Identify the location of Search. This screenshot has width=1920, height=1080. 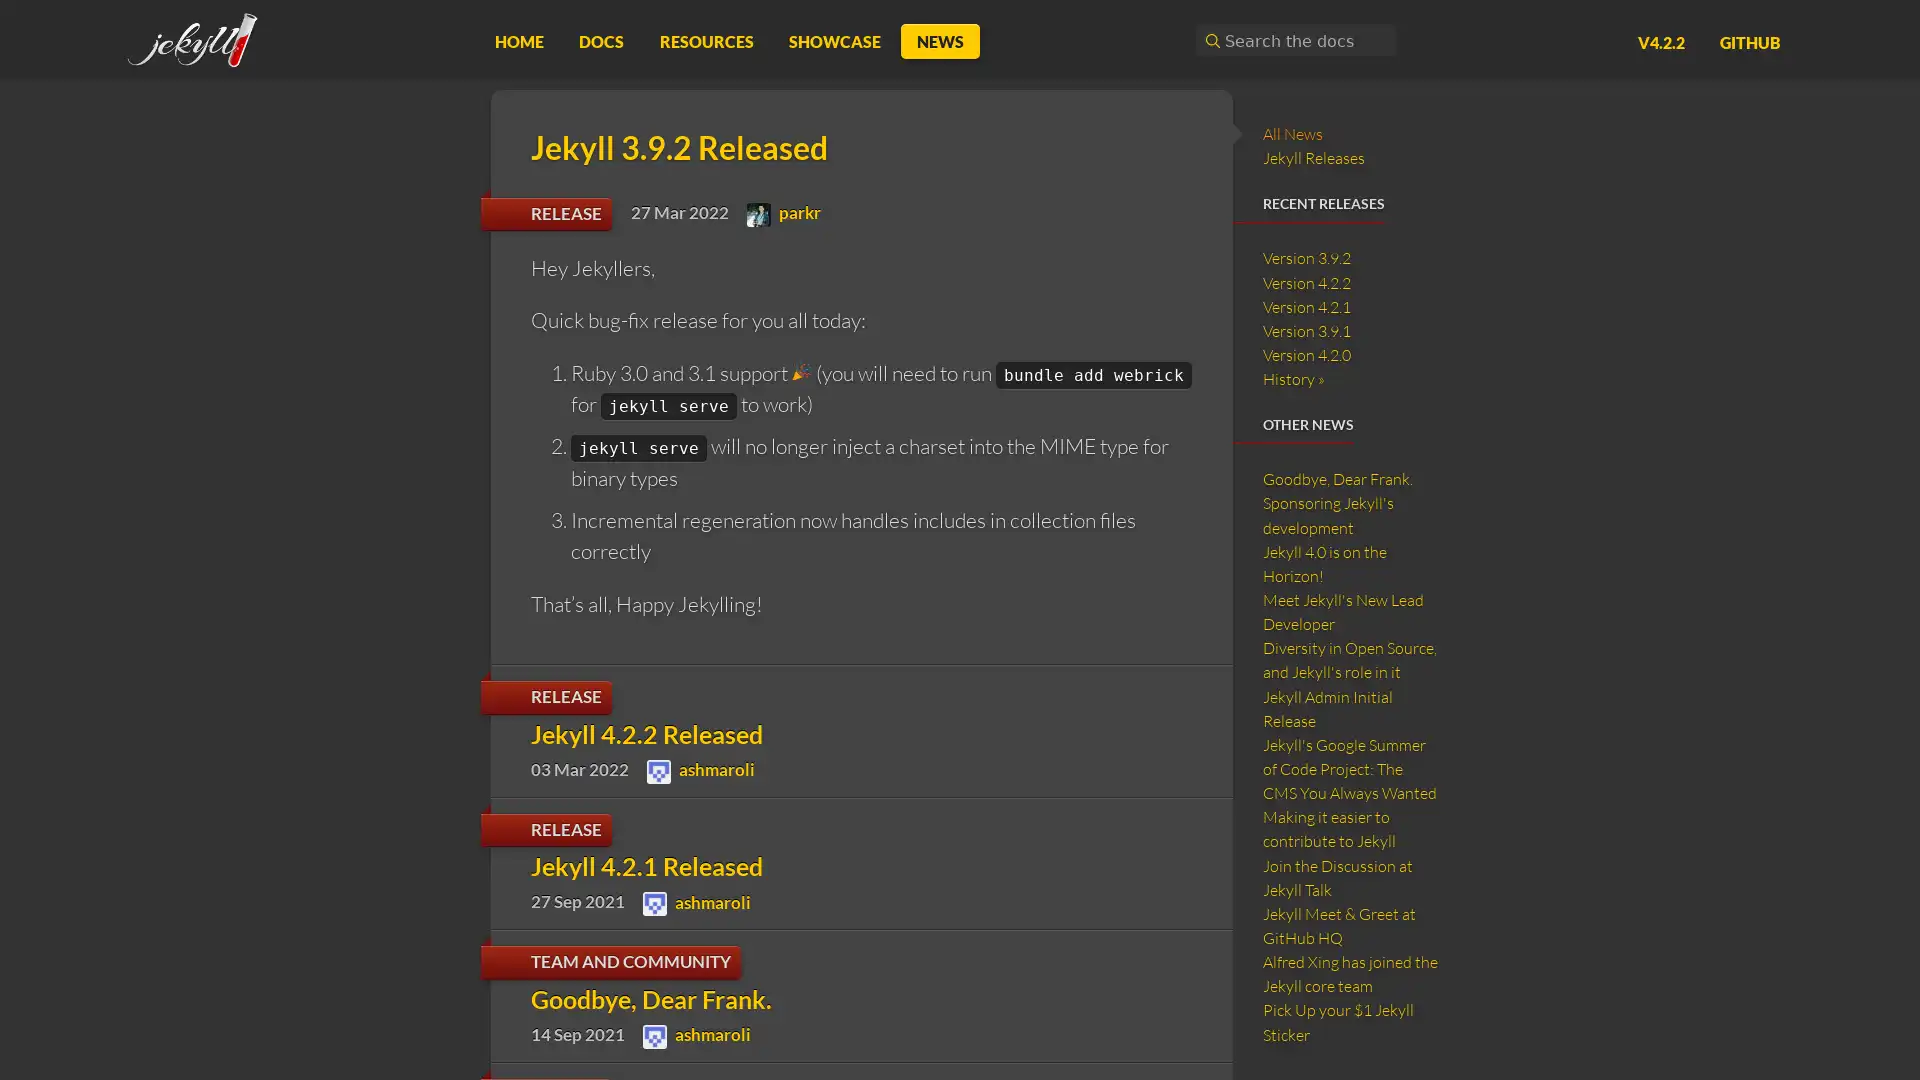
(1209, 40).